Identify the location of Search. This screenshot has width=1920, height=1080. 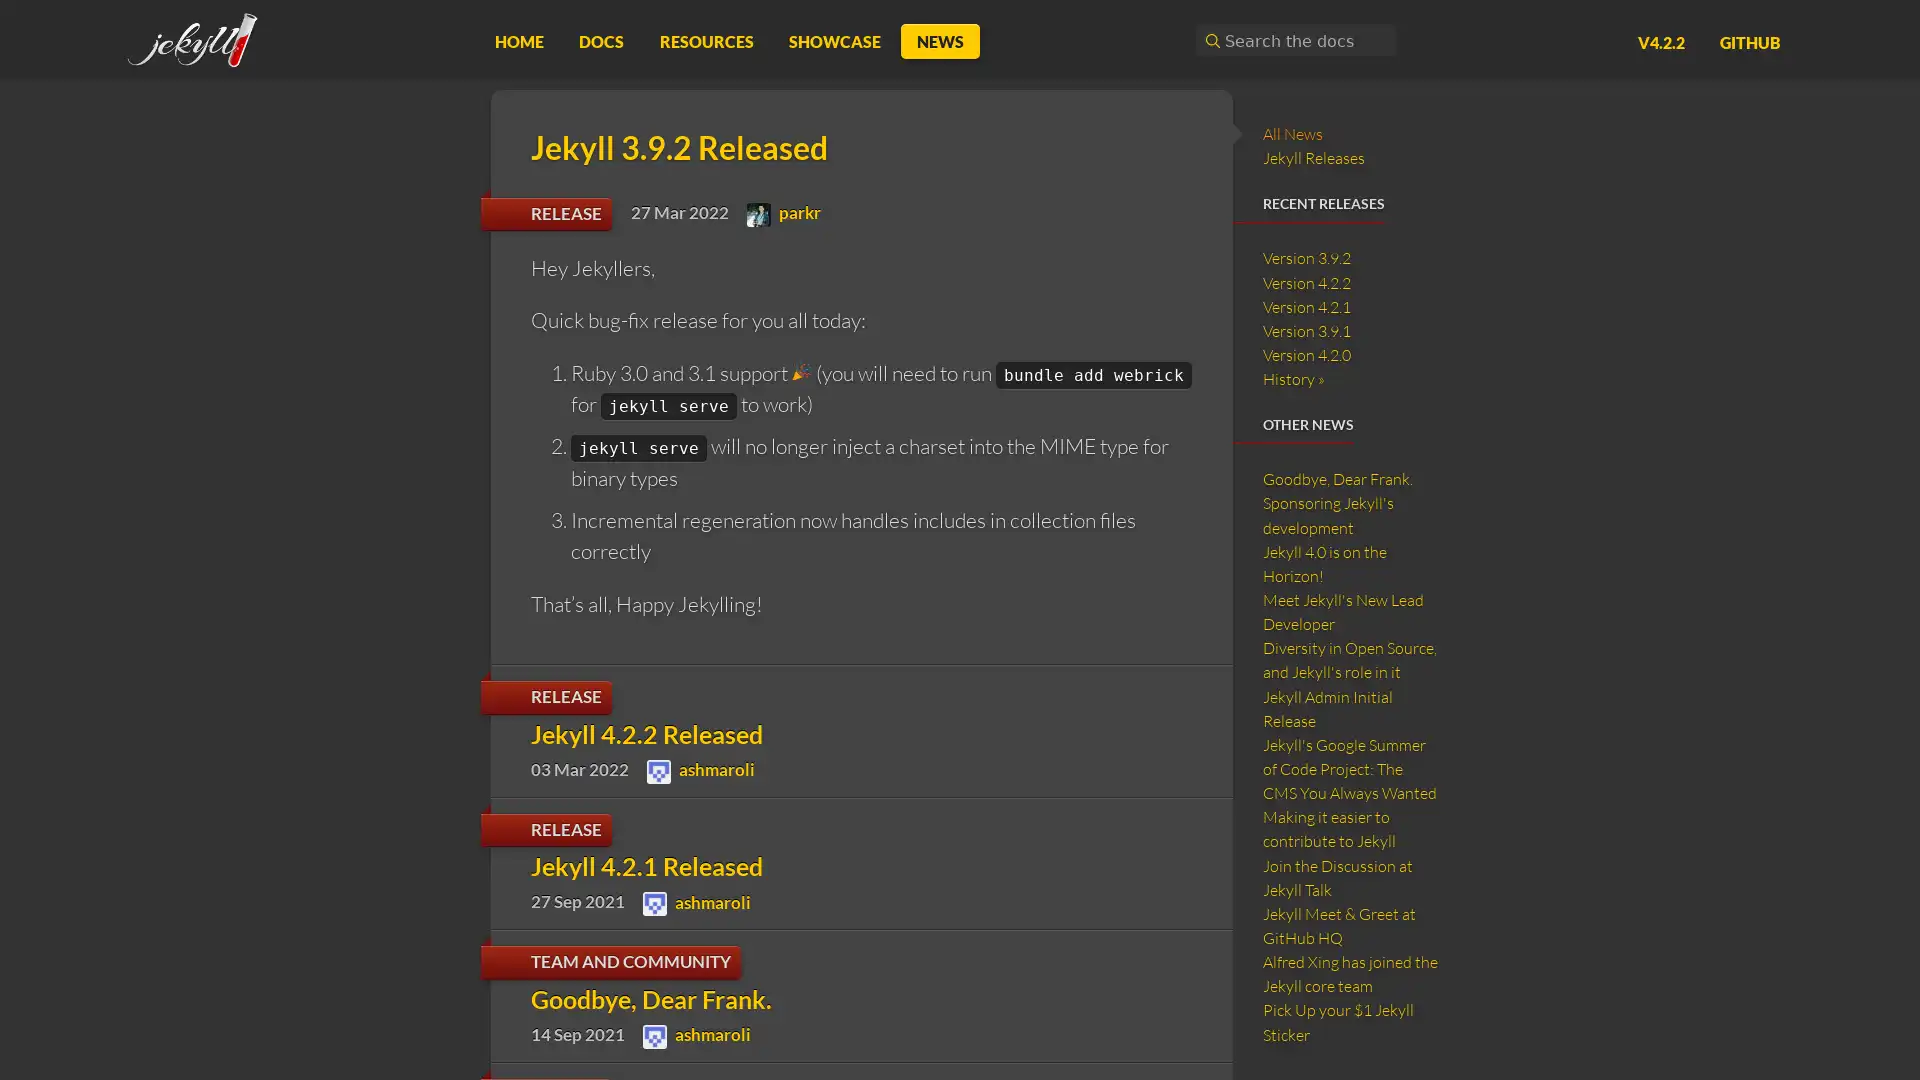
(1209, 40).